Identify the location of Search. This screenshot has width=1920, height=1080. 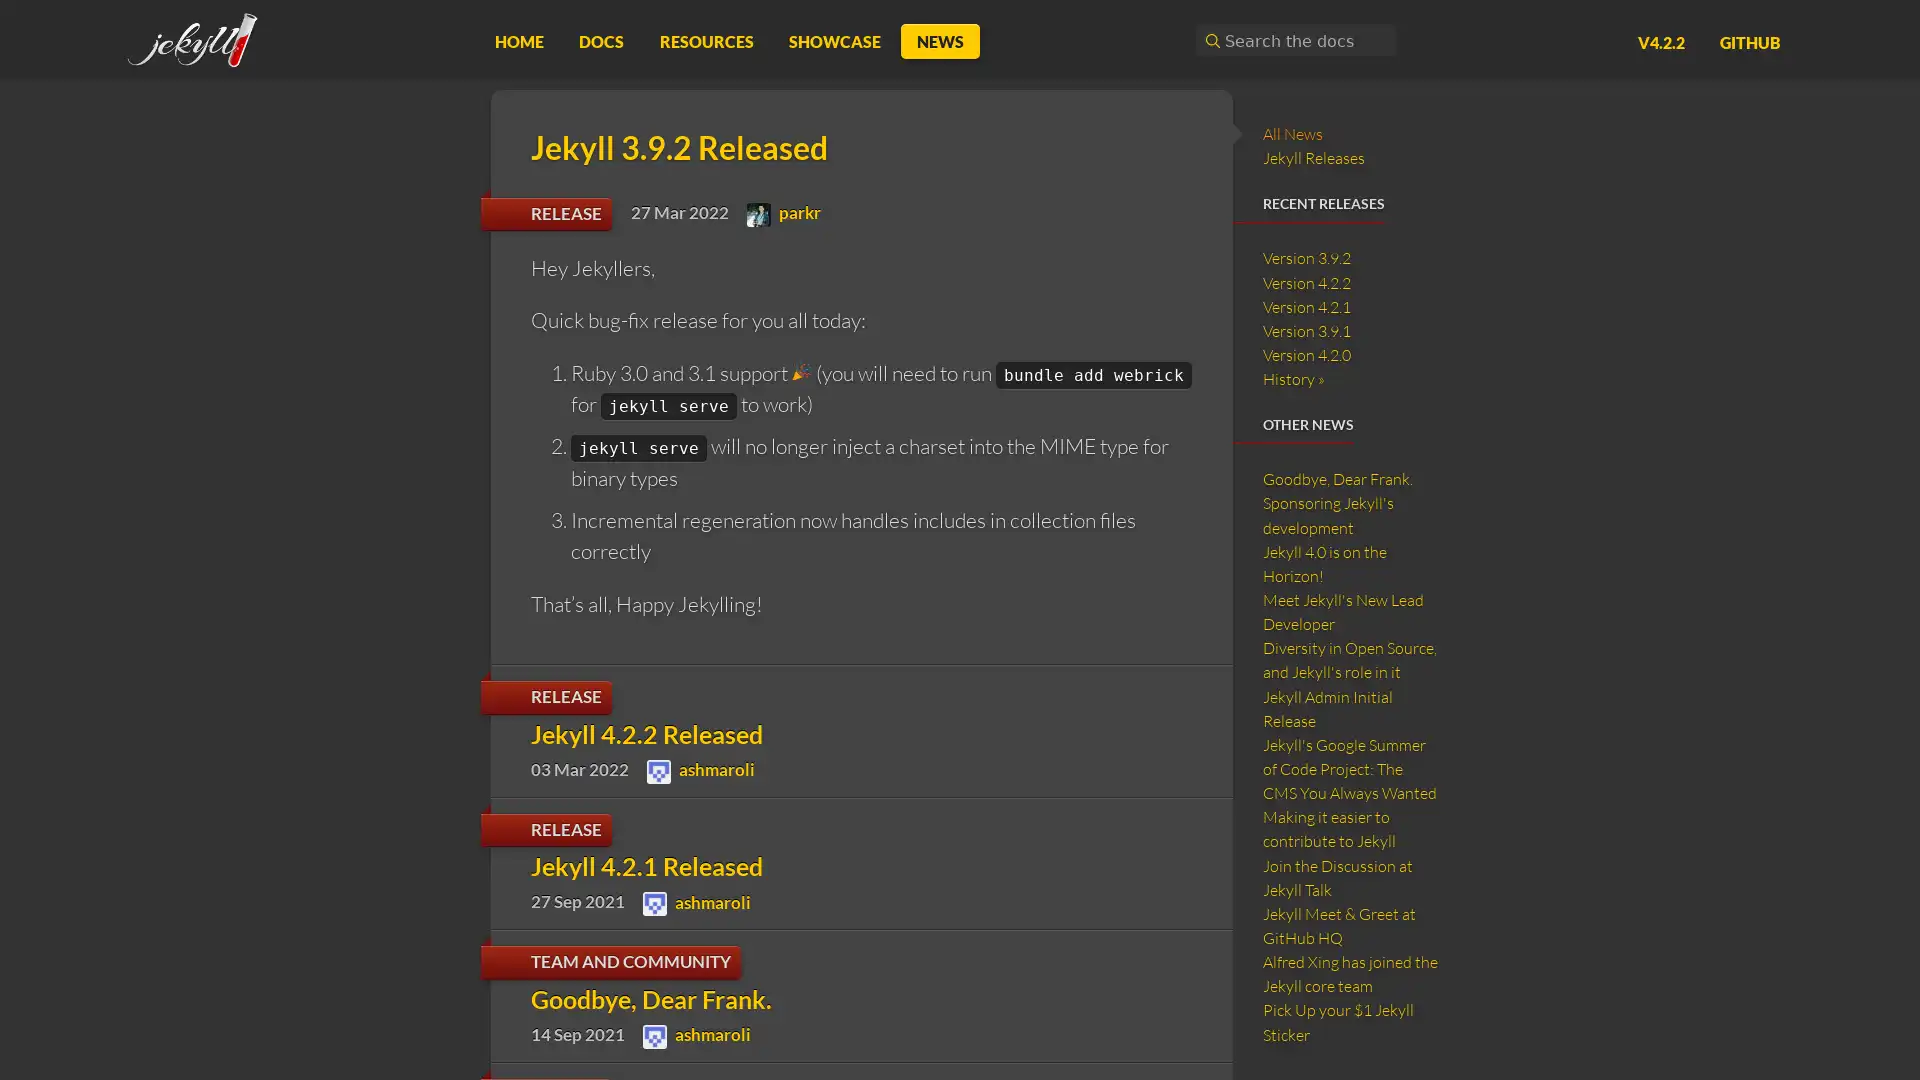
(1209, 40).